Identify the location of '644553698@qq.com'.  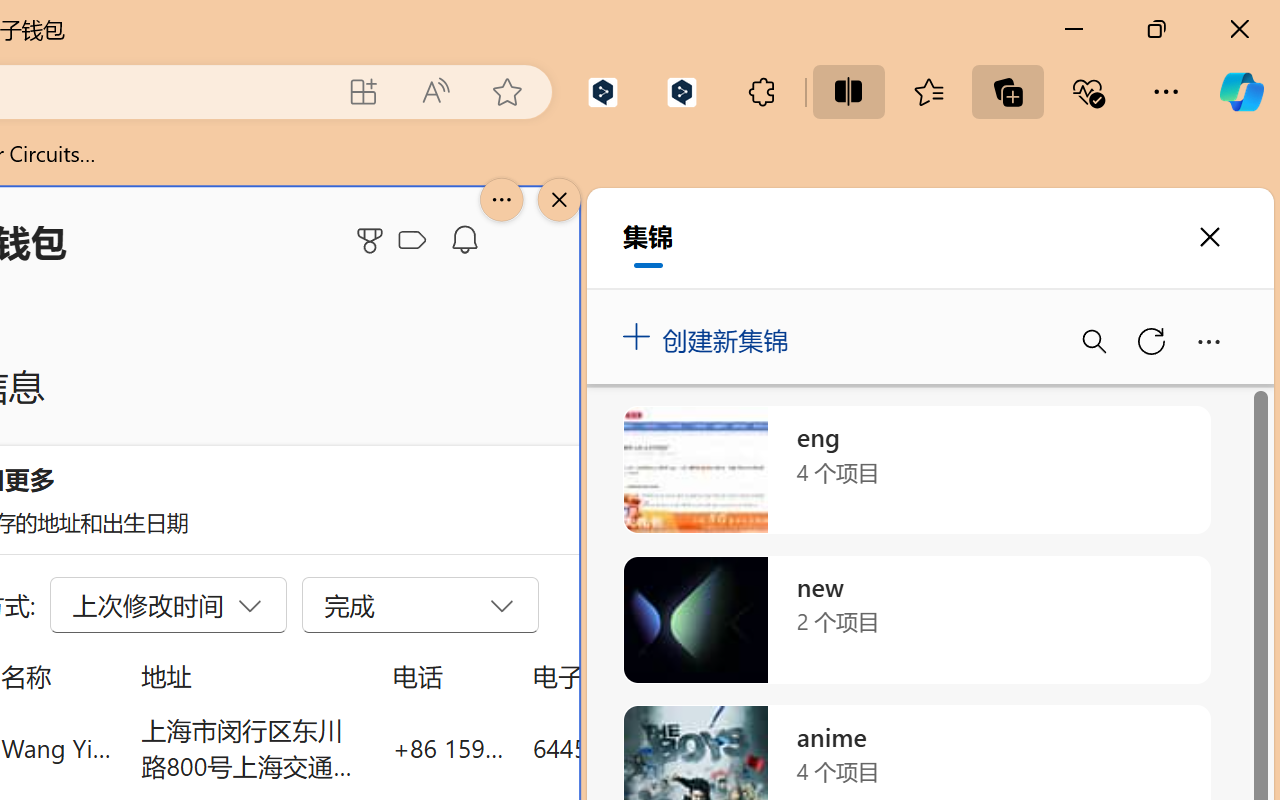
(644, 747).